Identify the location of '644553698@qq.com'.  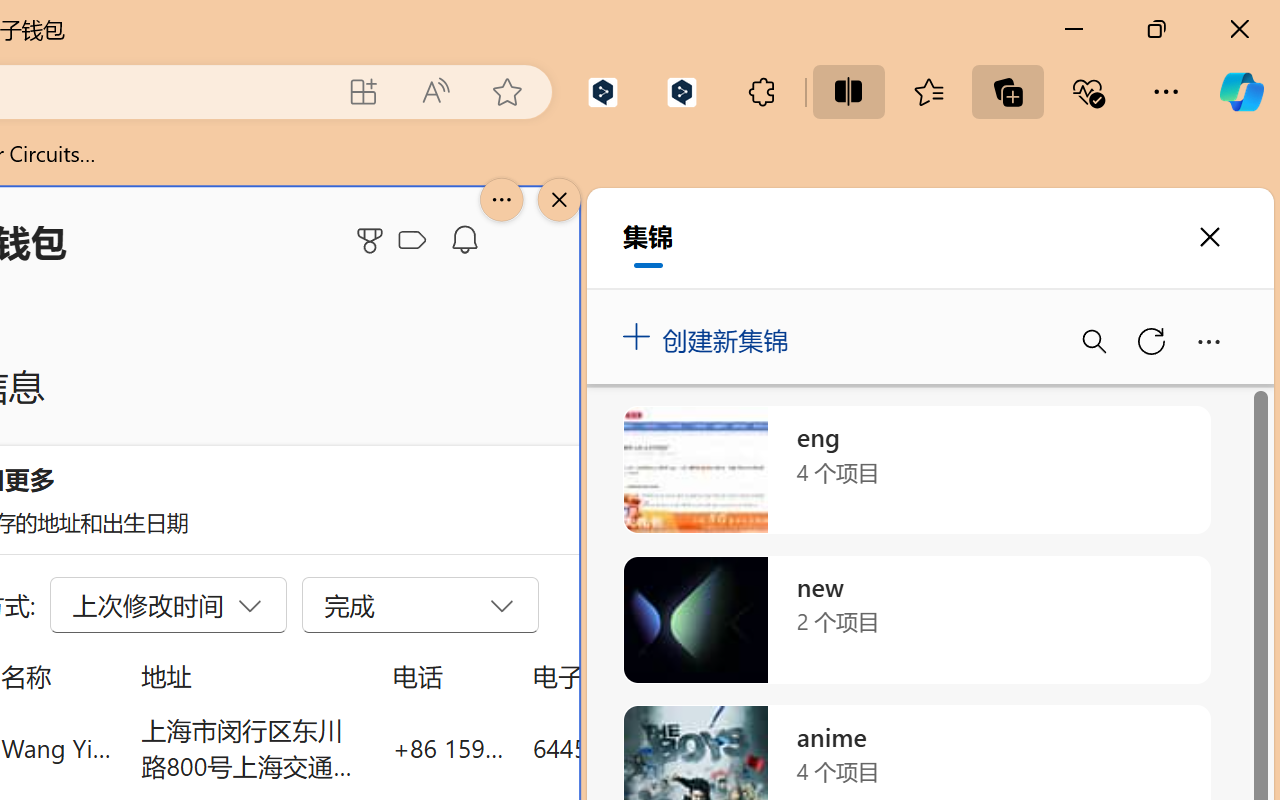
(644, 747).